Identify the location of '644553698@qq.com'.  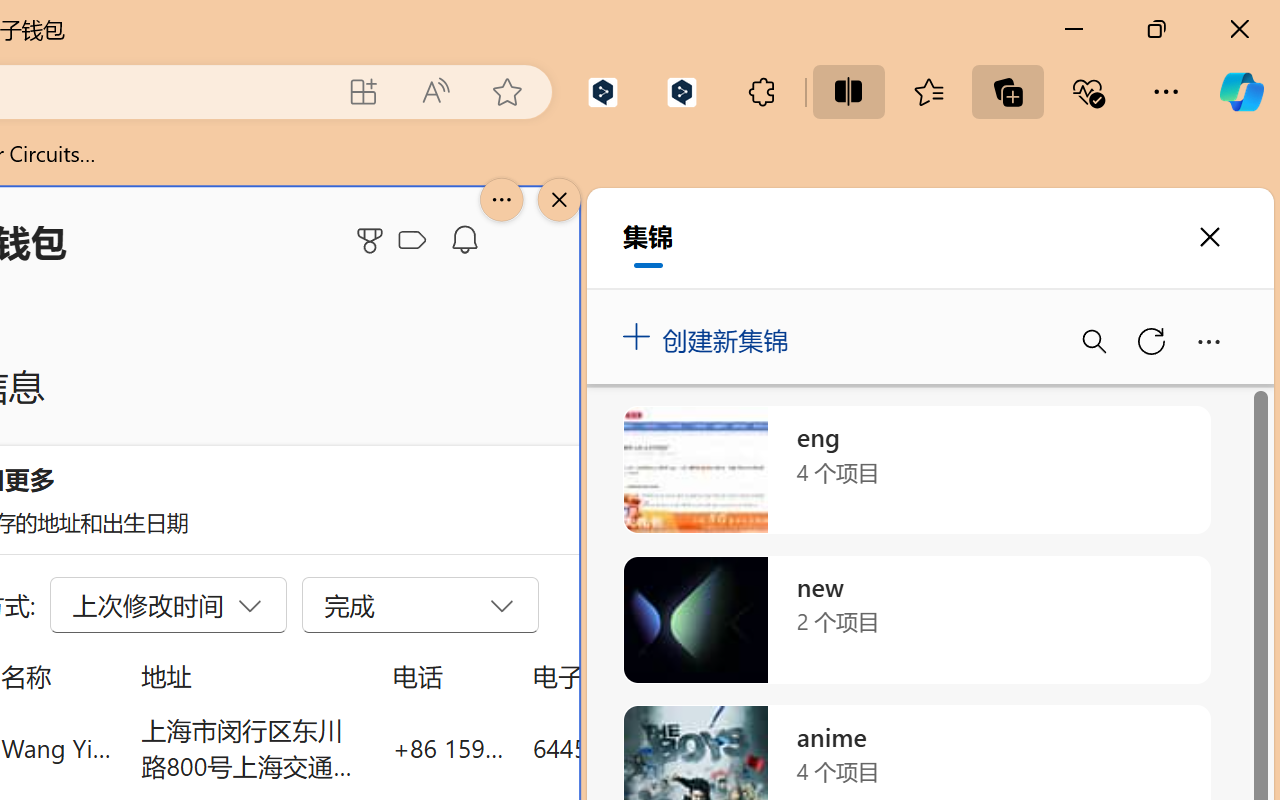
(644, 747).